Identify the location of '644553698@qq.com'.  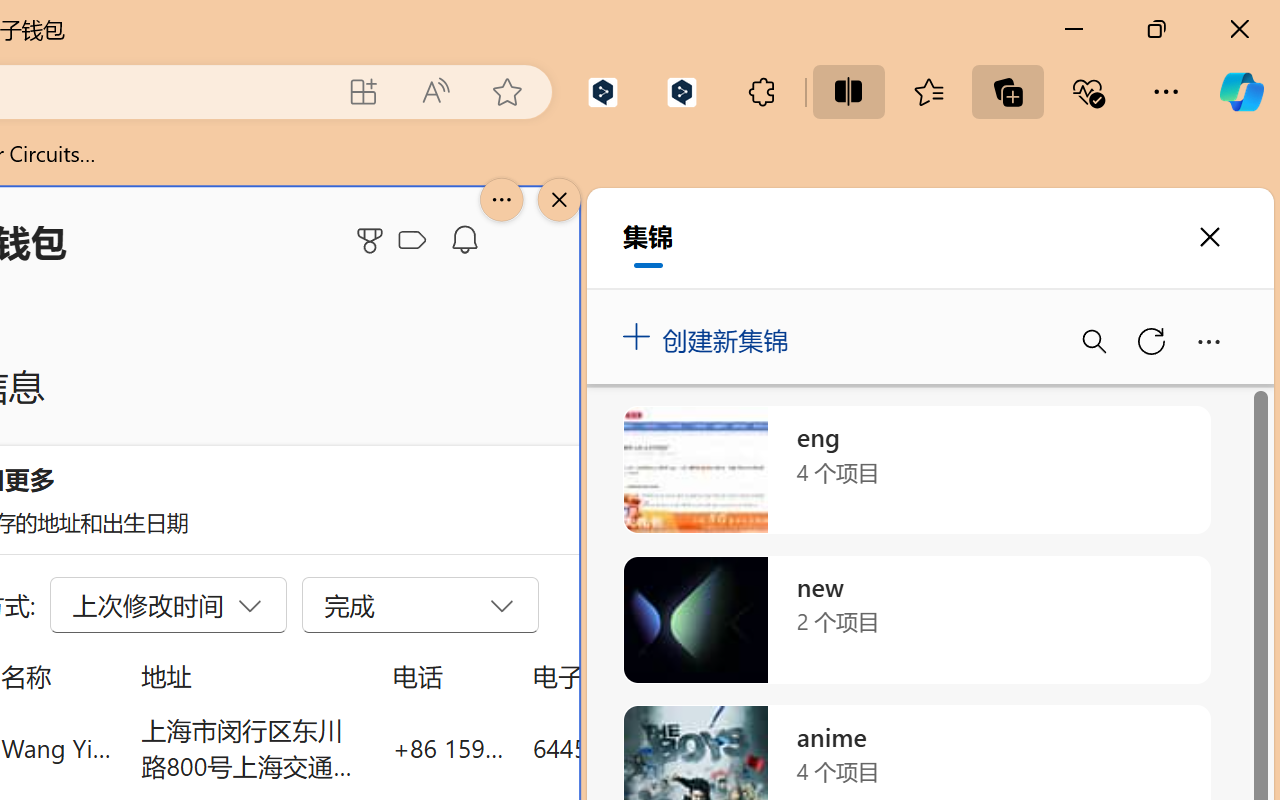
(644, 747).